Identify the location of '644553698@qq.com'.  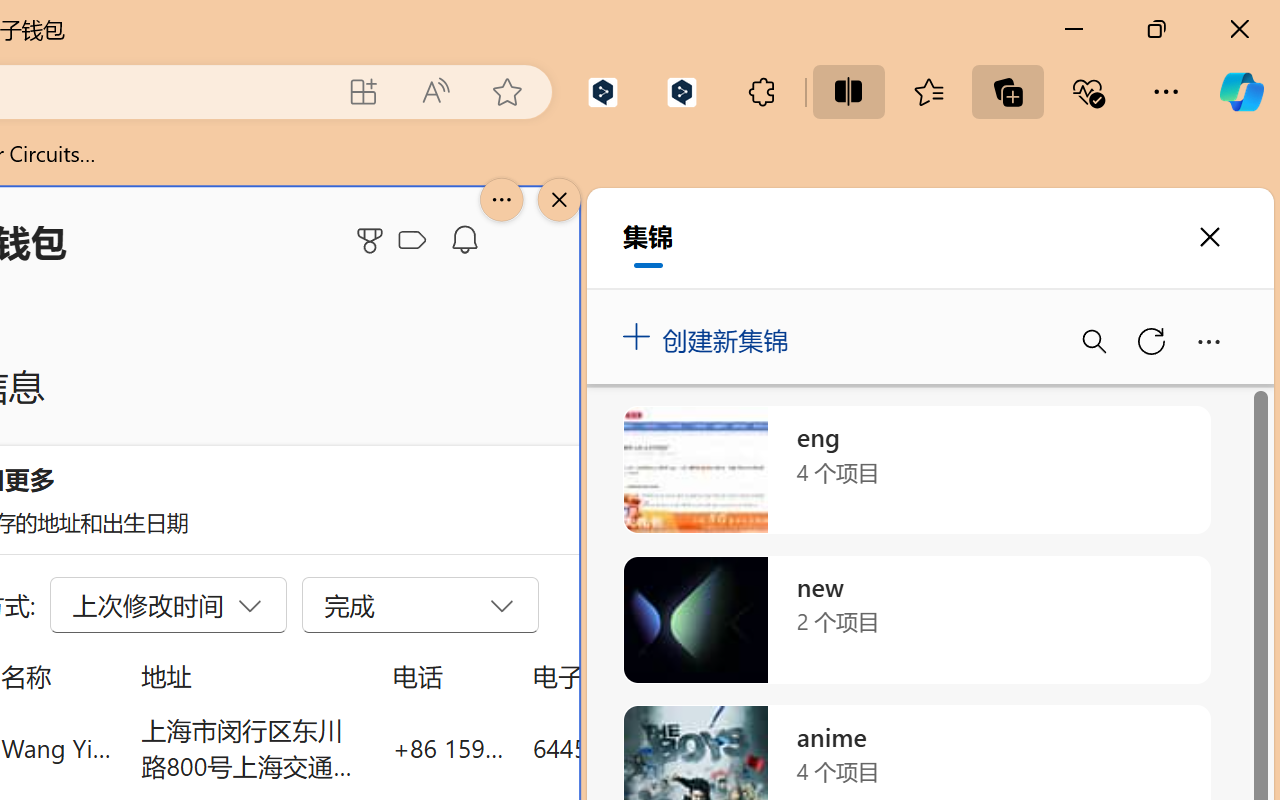
(644, 747).